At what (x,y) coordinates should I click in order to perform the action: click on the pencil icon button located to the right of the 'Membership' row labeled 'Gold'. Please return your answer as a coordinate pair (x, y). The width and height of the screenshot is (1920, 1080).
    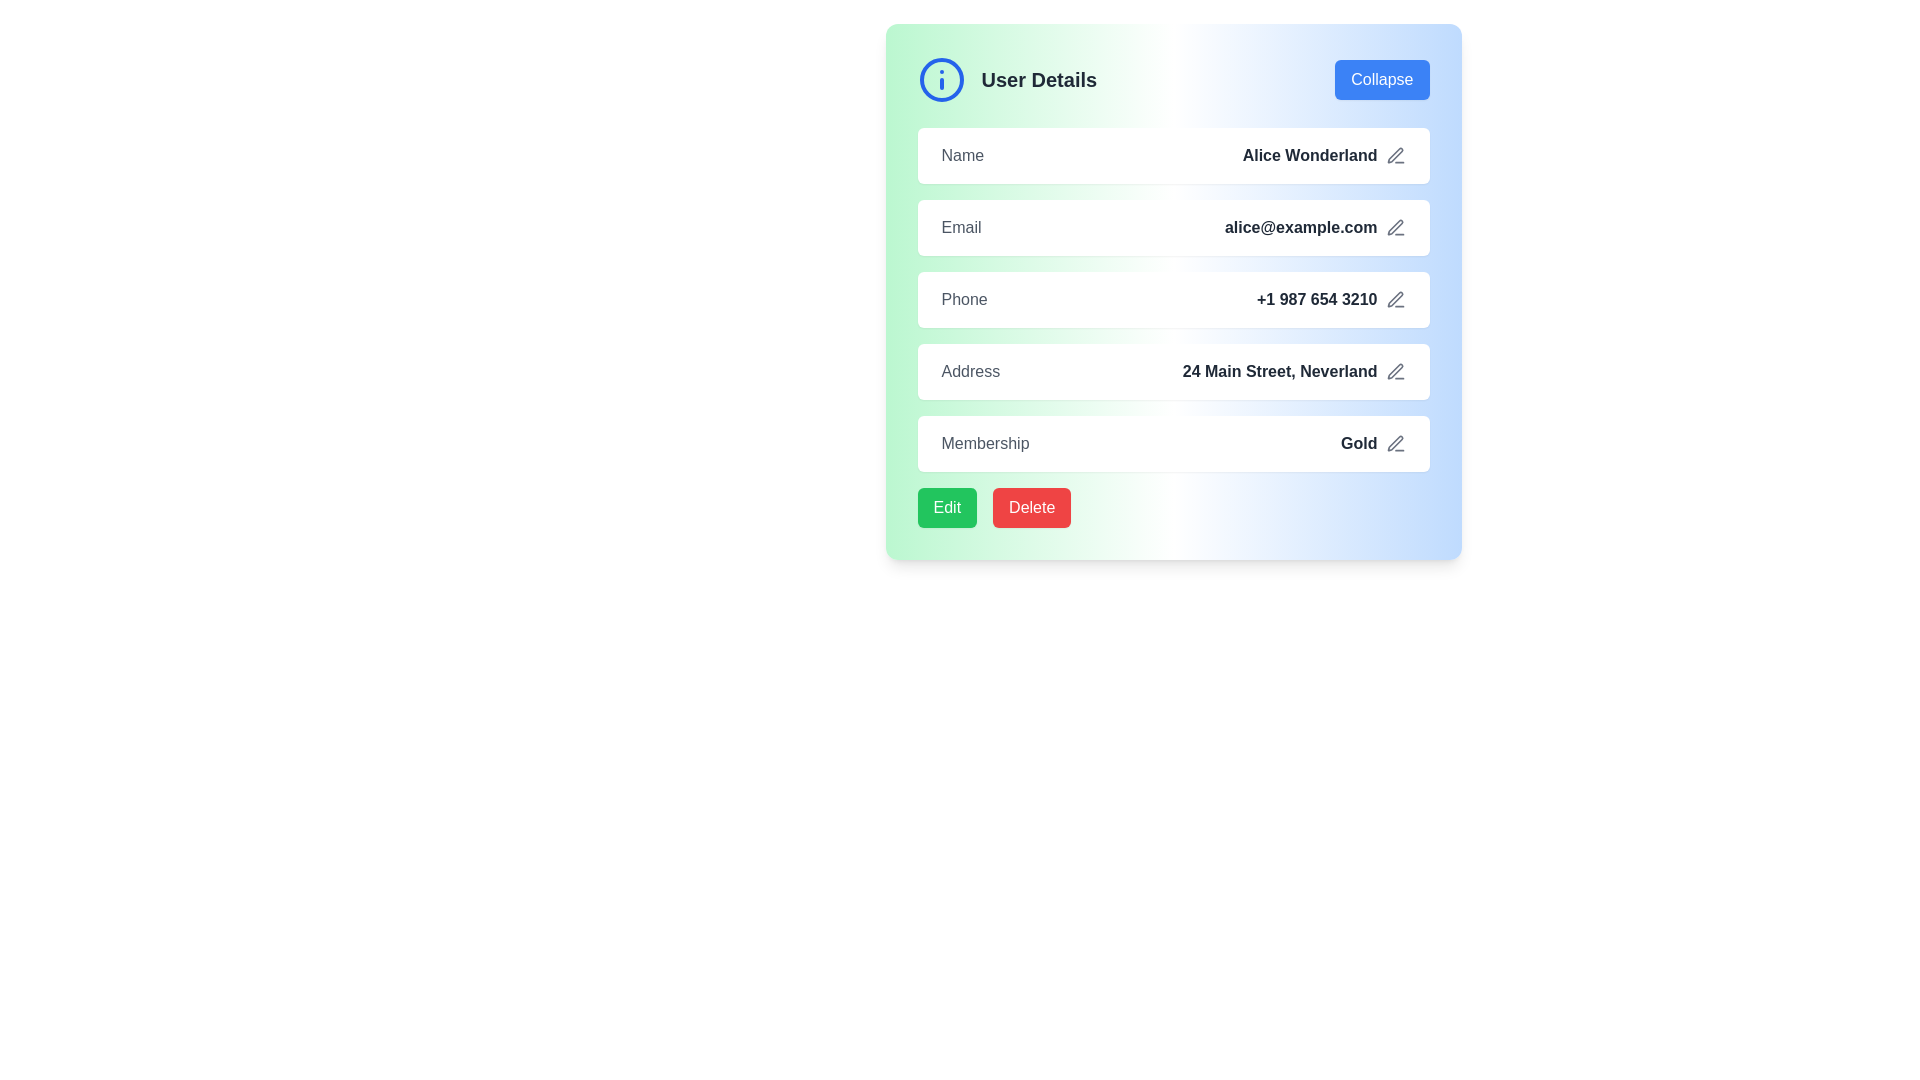
    Looking at the image, I should click on (1394, 442).